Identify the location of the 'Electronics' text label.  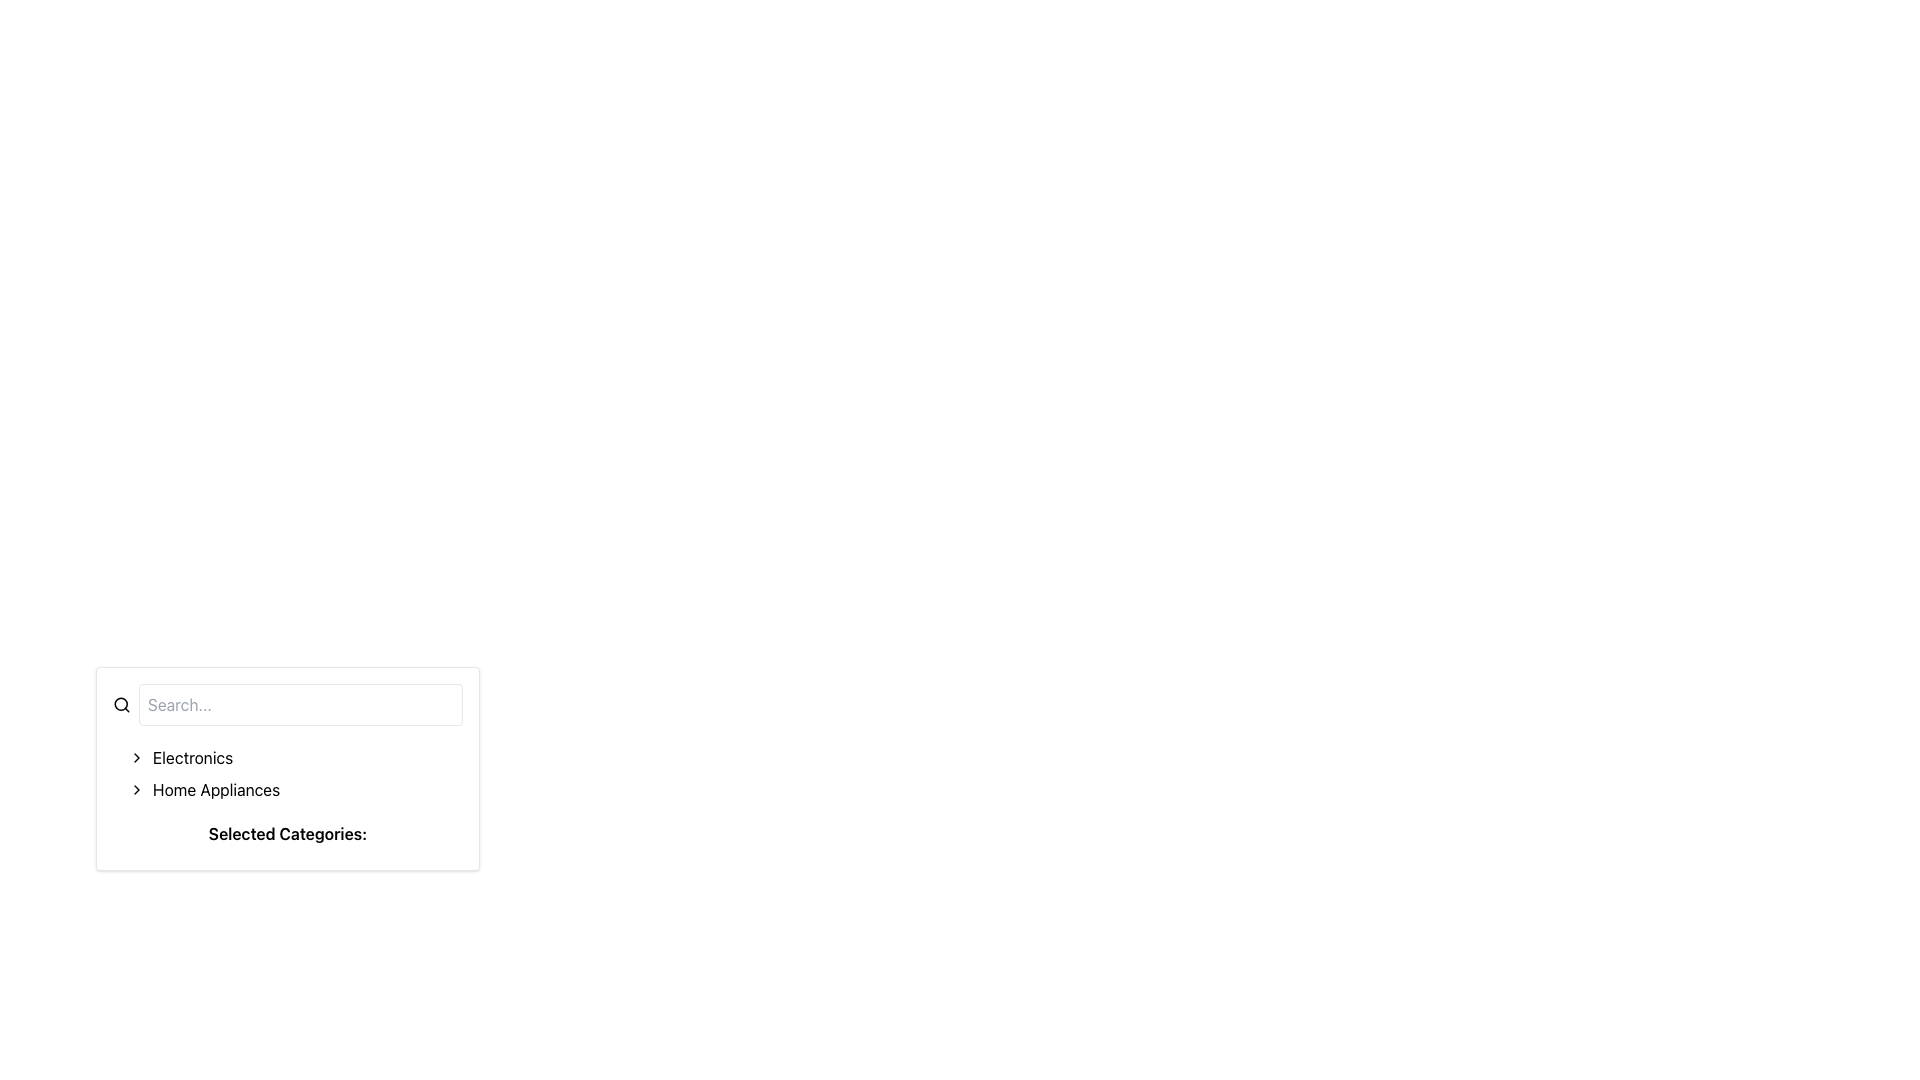
(193, 758).